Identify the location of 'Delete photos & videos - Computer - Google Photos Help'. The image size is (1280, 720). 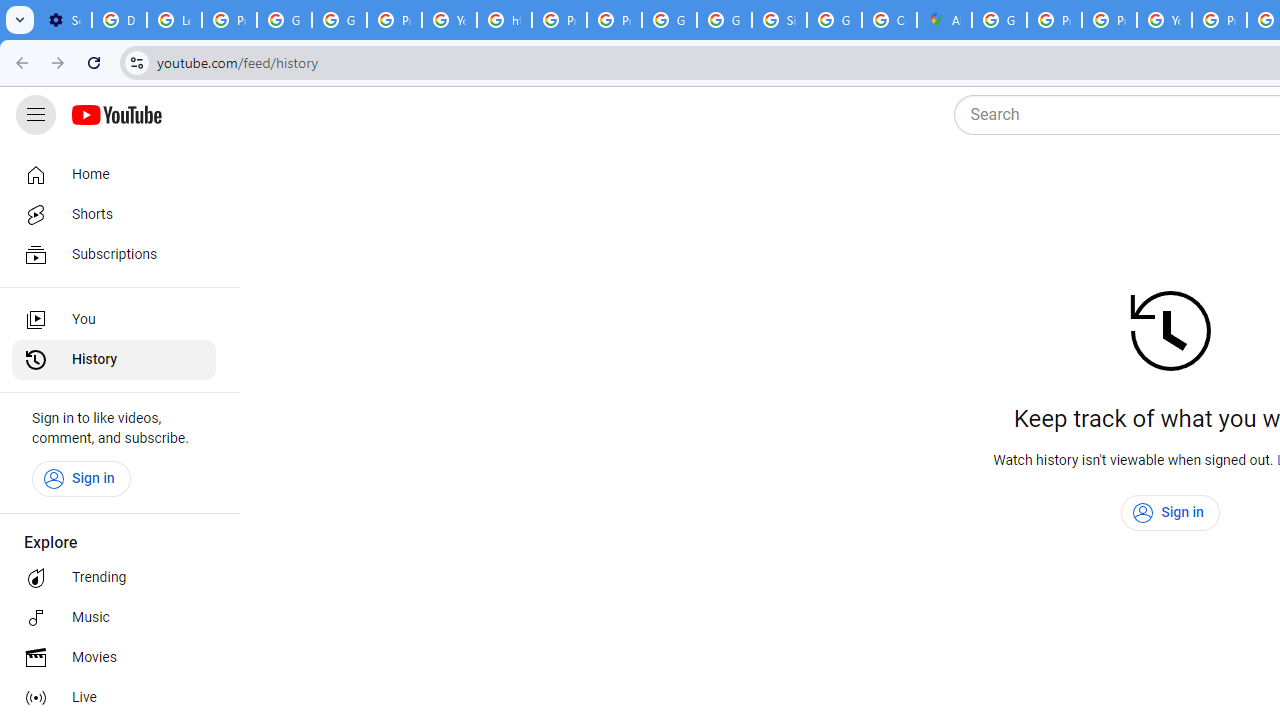
(118, 20).